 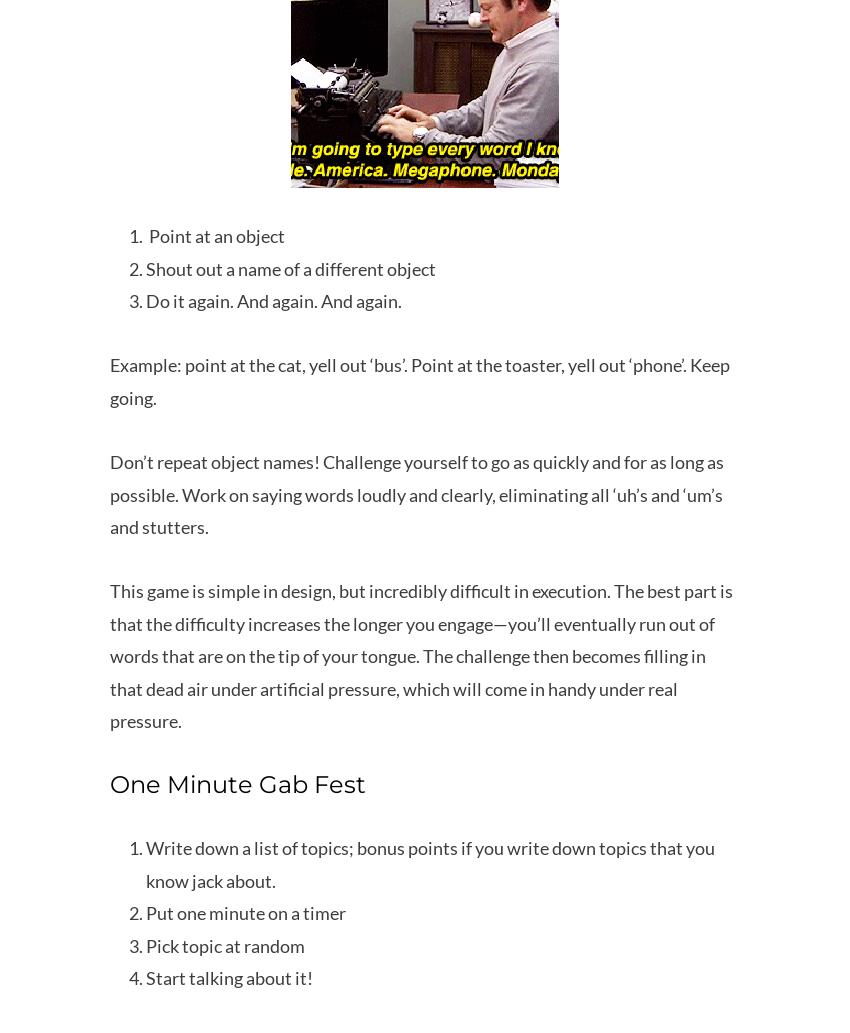 I want to click on 'Pick topic at random', so click(x=225, y=943).